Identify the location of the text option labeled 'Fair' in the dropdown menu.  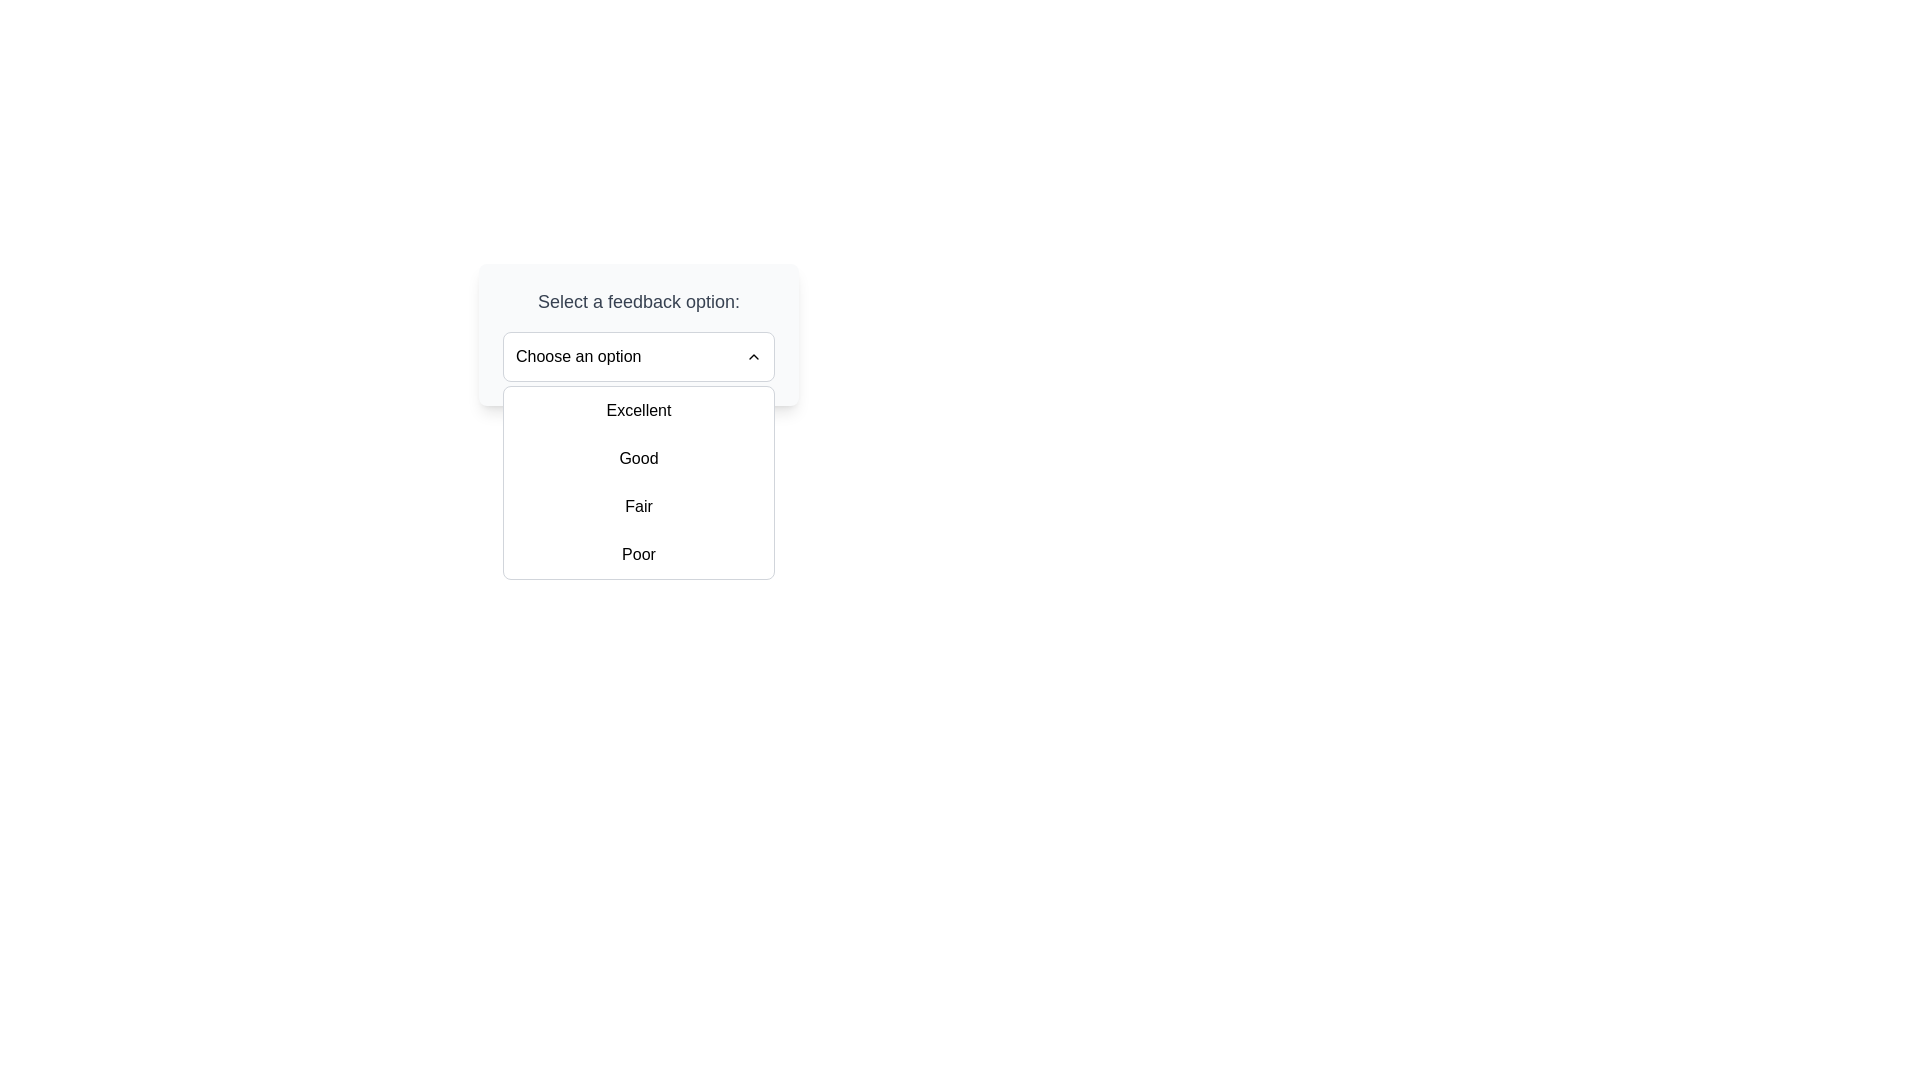
(637, 505).